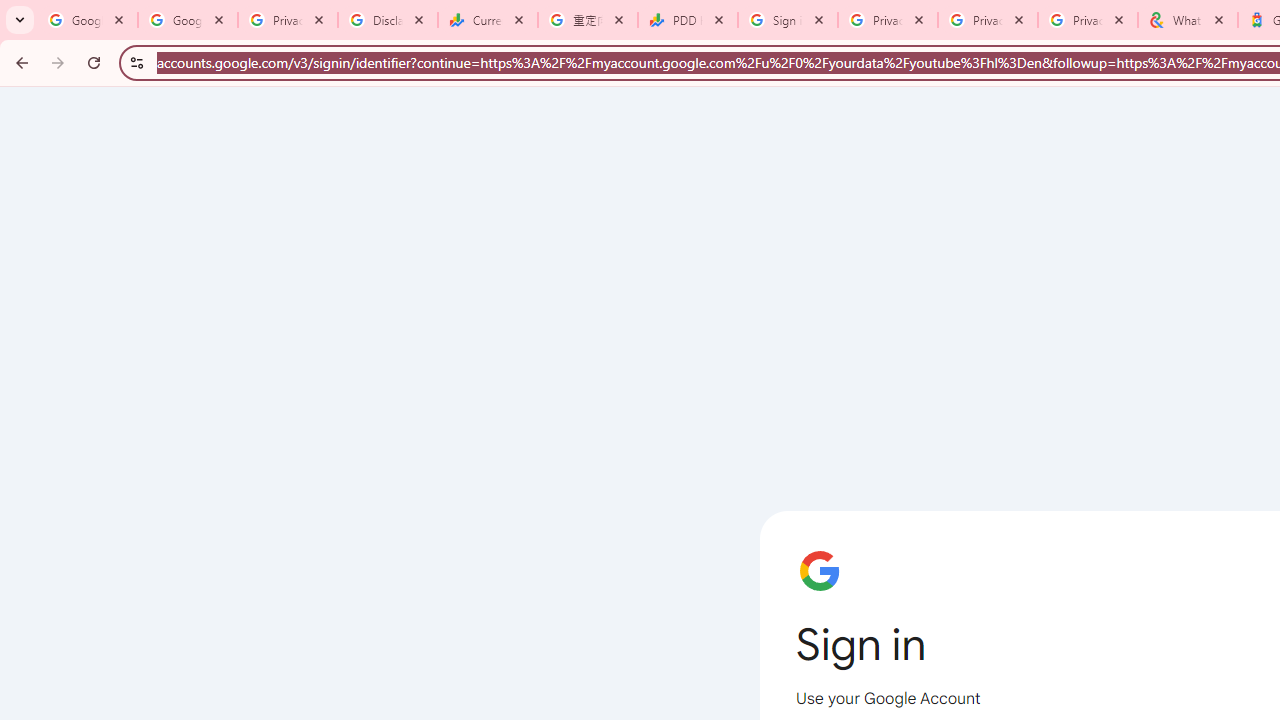  What do you see at coordinates (487, 20) in the screenshot?
I see `'Currencies - Google Finance'` at bounding box center [487, 20].